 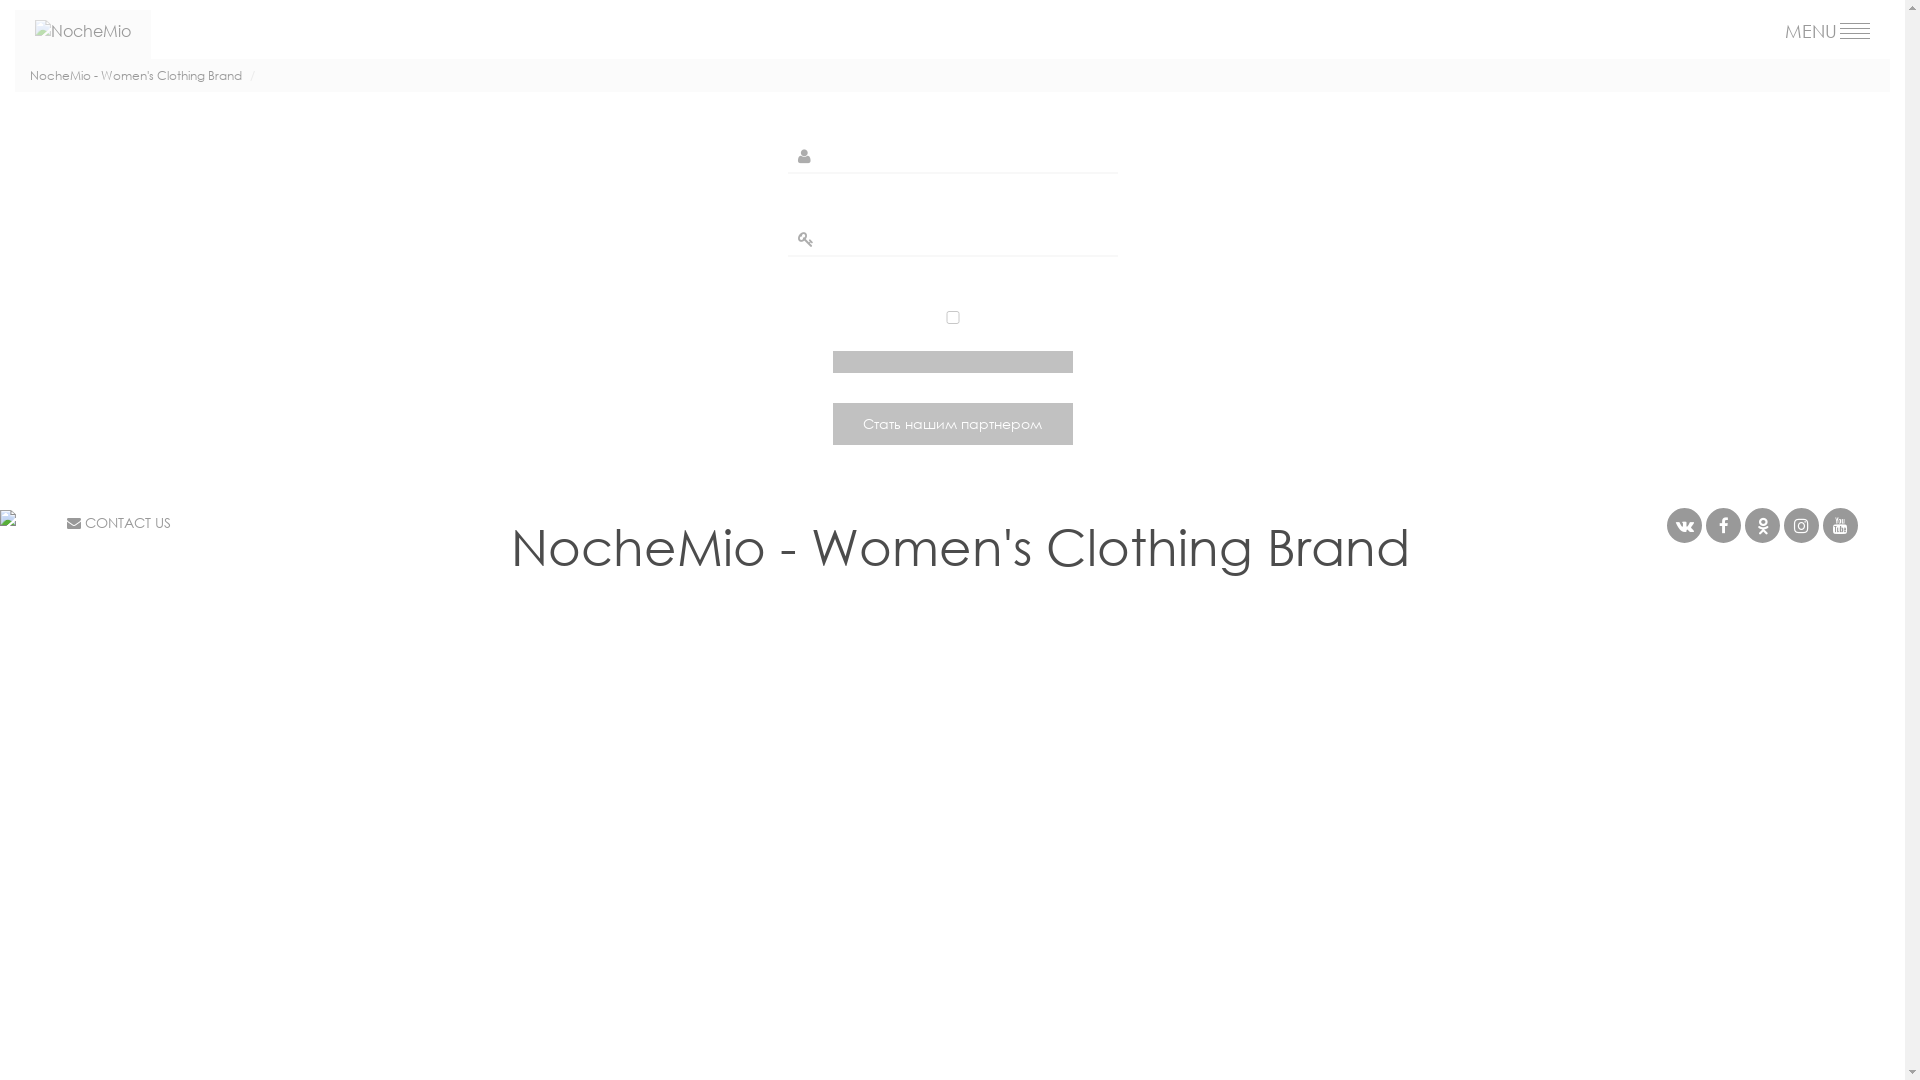 I want to click on 'CONTACT US', so click(x=118, y=521).